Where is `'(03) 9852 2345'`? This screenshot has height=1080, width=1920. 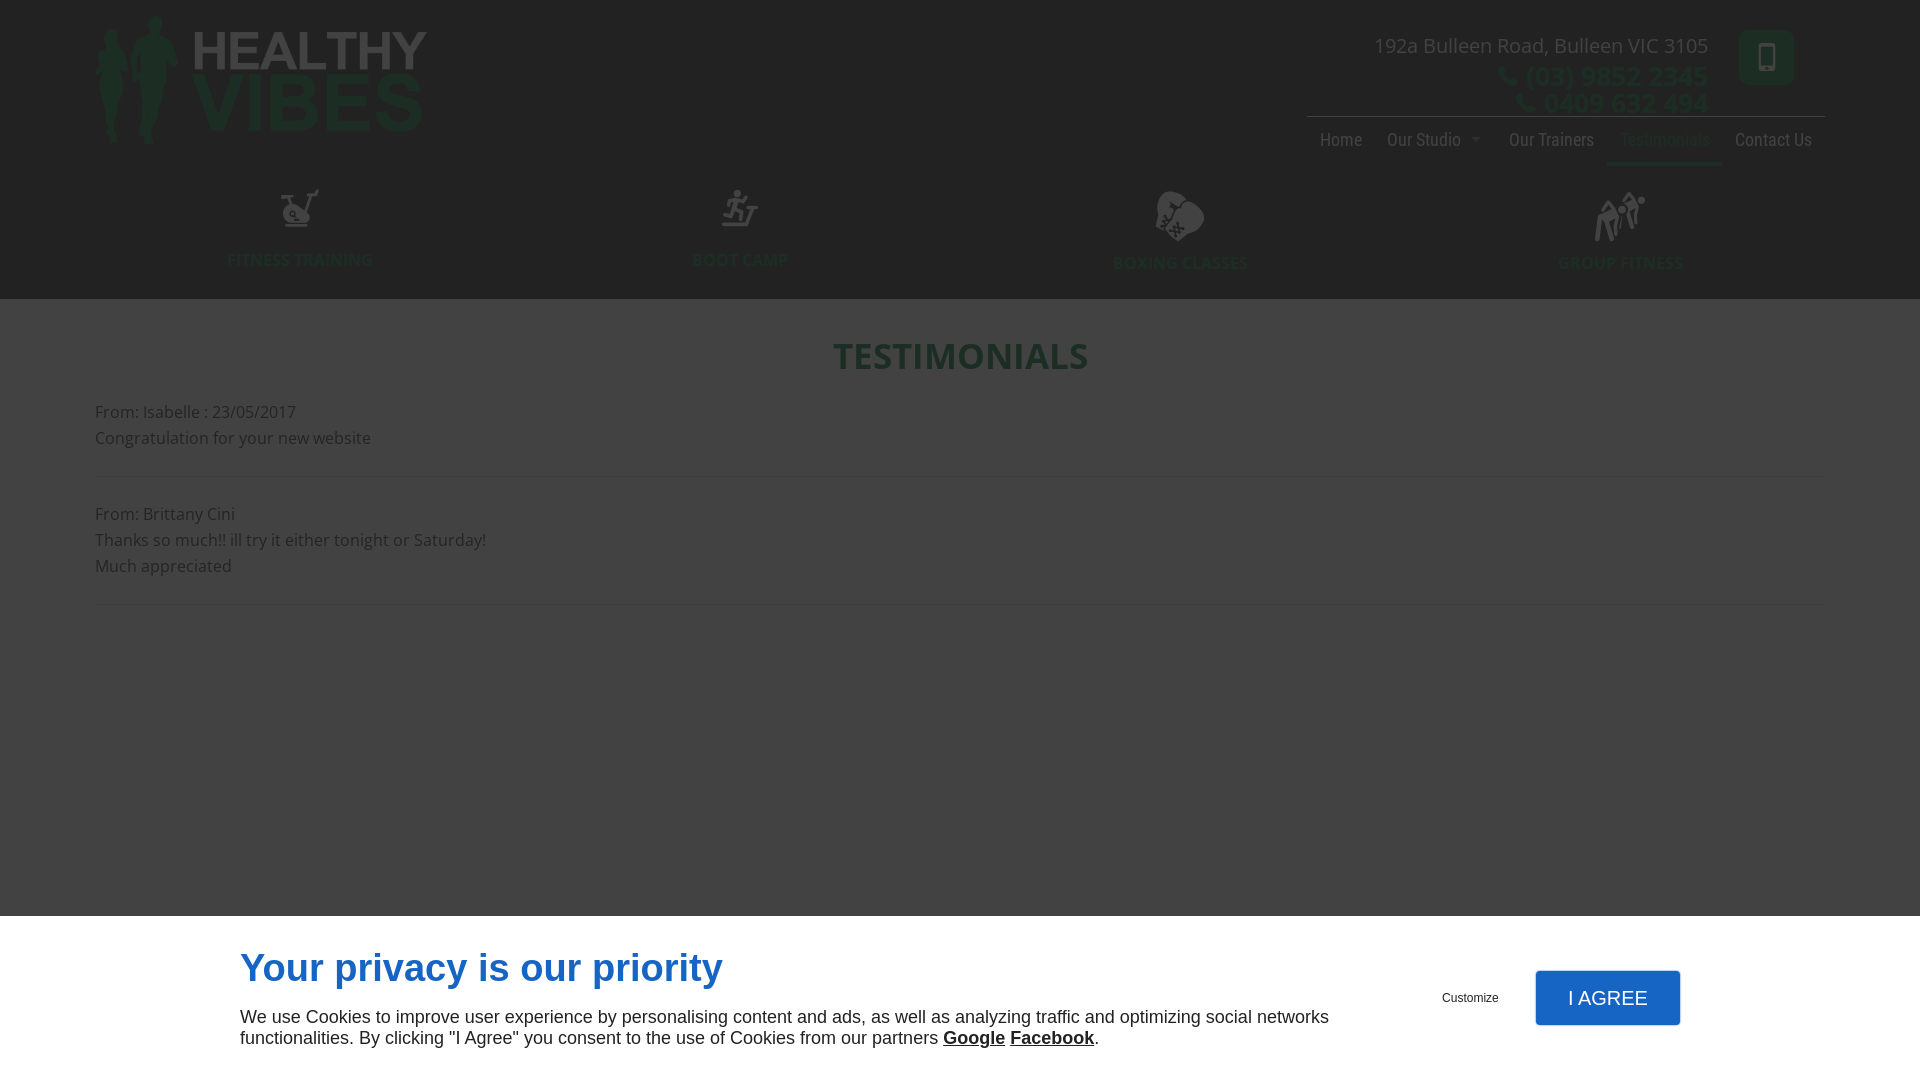
'(03) 9852 2345' is located at coordinates (1617, 74).